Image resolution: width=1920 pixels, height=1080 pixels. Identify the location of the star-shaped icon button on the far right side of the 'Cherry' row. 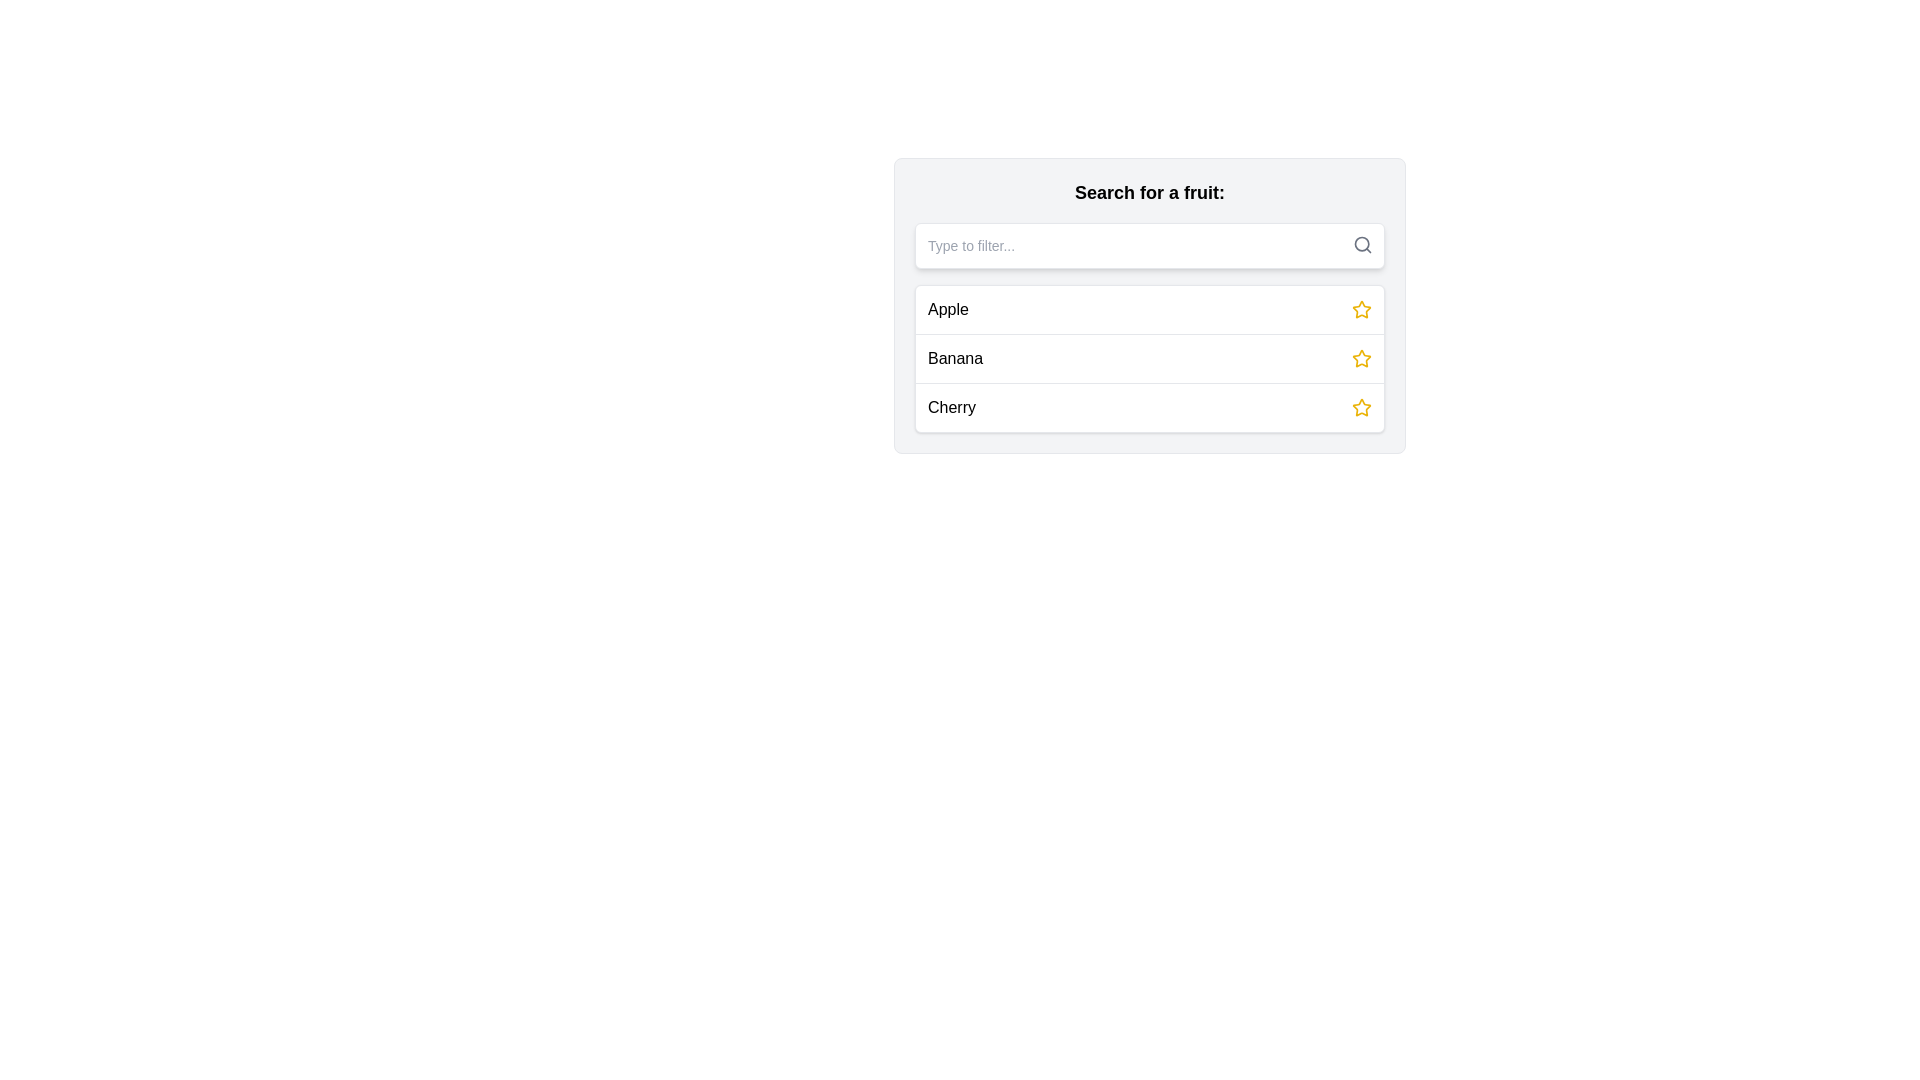
(1361, 407).